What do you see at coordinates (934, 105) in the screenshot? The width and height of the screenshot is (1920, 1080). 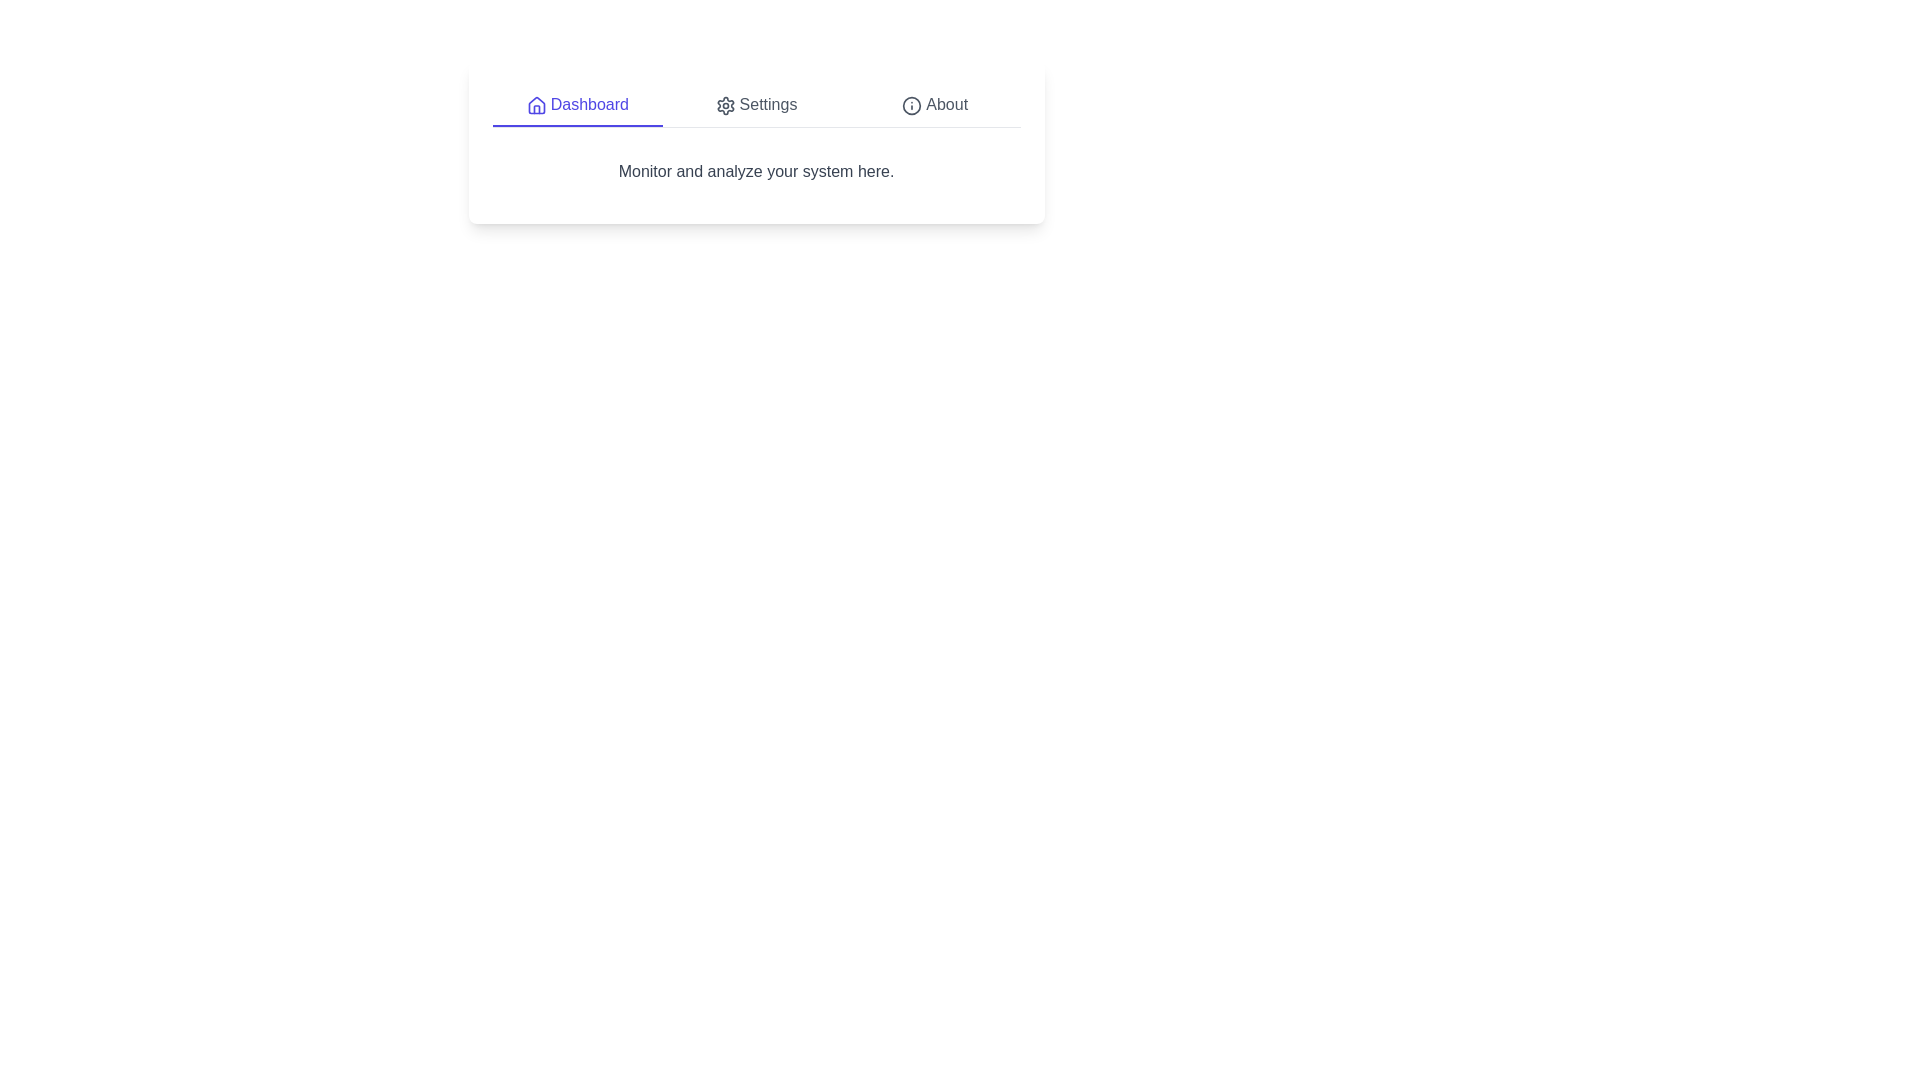 I see `the tab labeled About to observe its visual change` at bounding box center [934, 105].